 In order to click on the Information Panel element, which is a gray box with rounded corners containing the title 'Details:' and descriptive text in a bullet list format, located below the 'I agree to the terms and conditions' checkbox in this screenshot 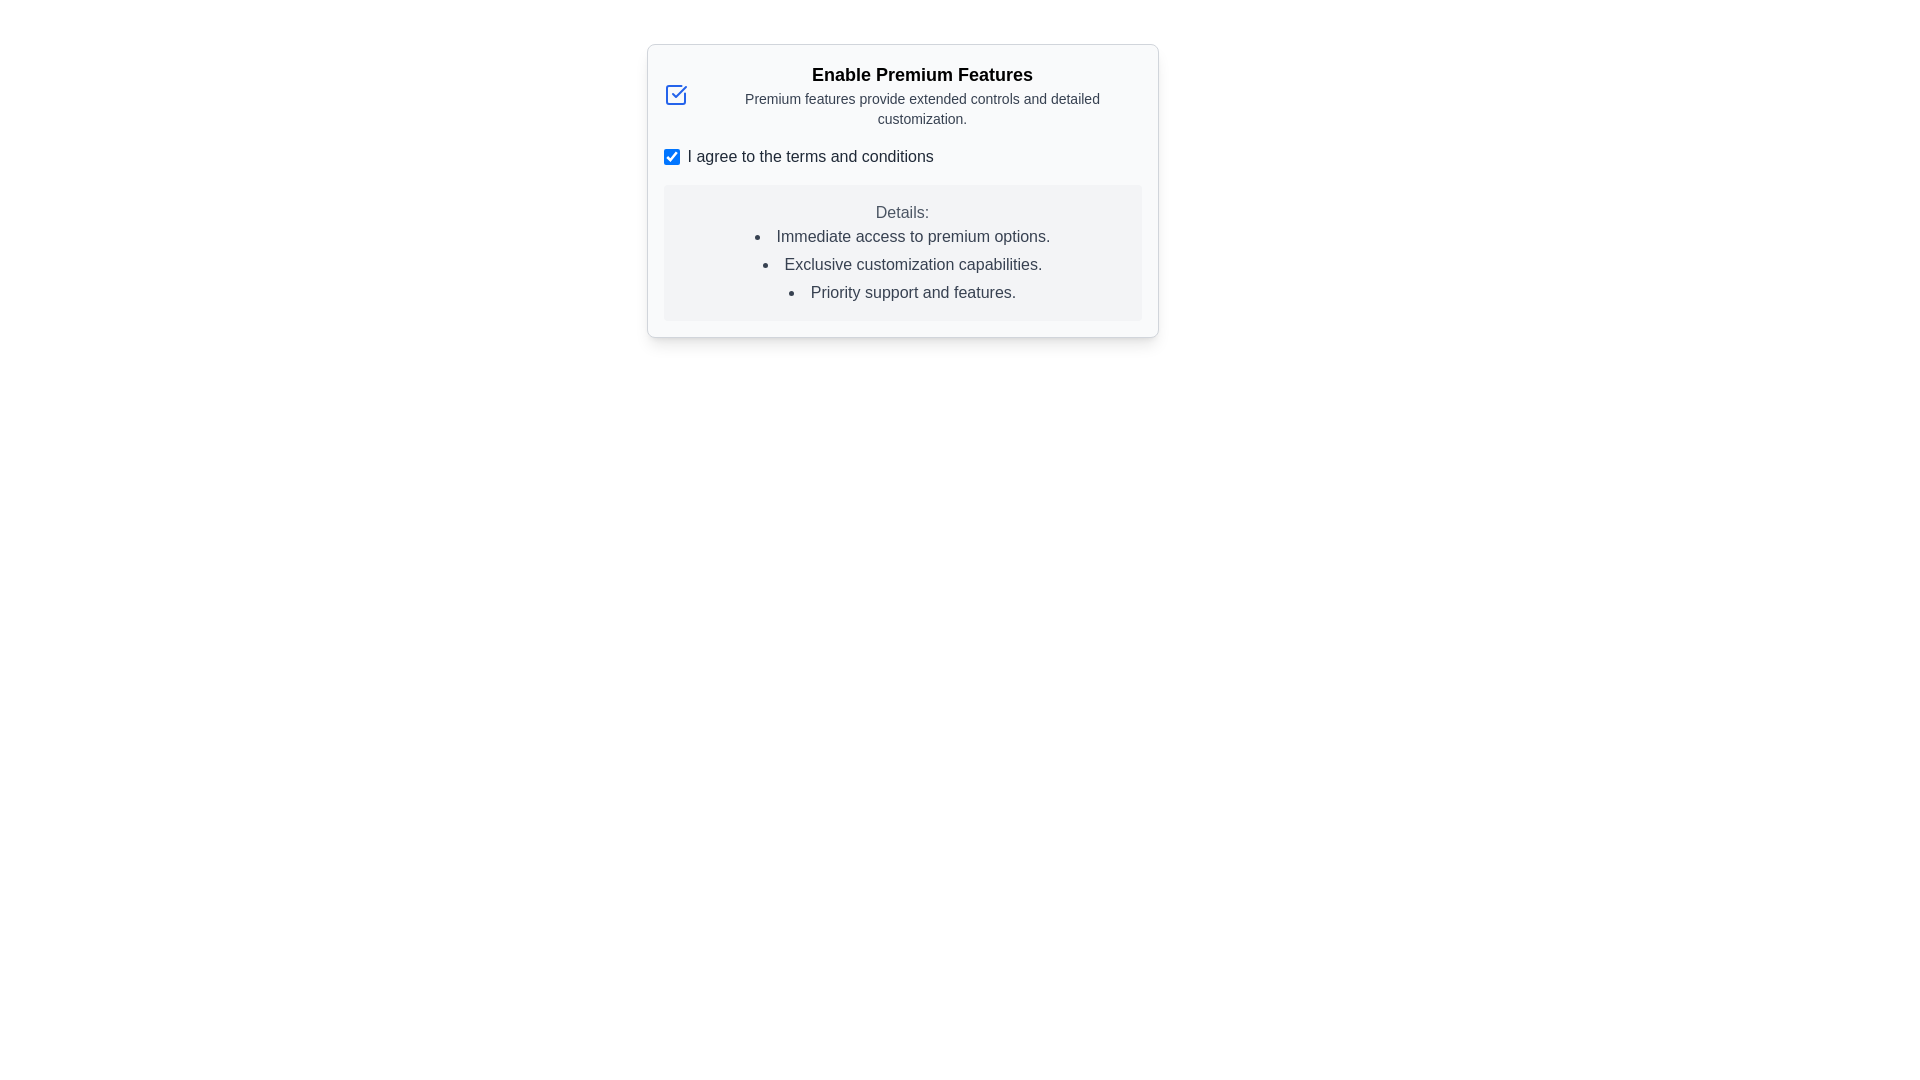, I will do `click(901, 252)`.